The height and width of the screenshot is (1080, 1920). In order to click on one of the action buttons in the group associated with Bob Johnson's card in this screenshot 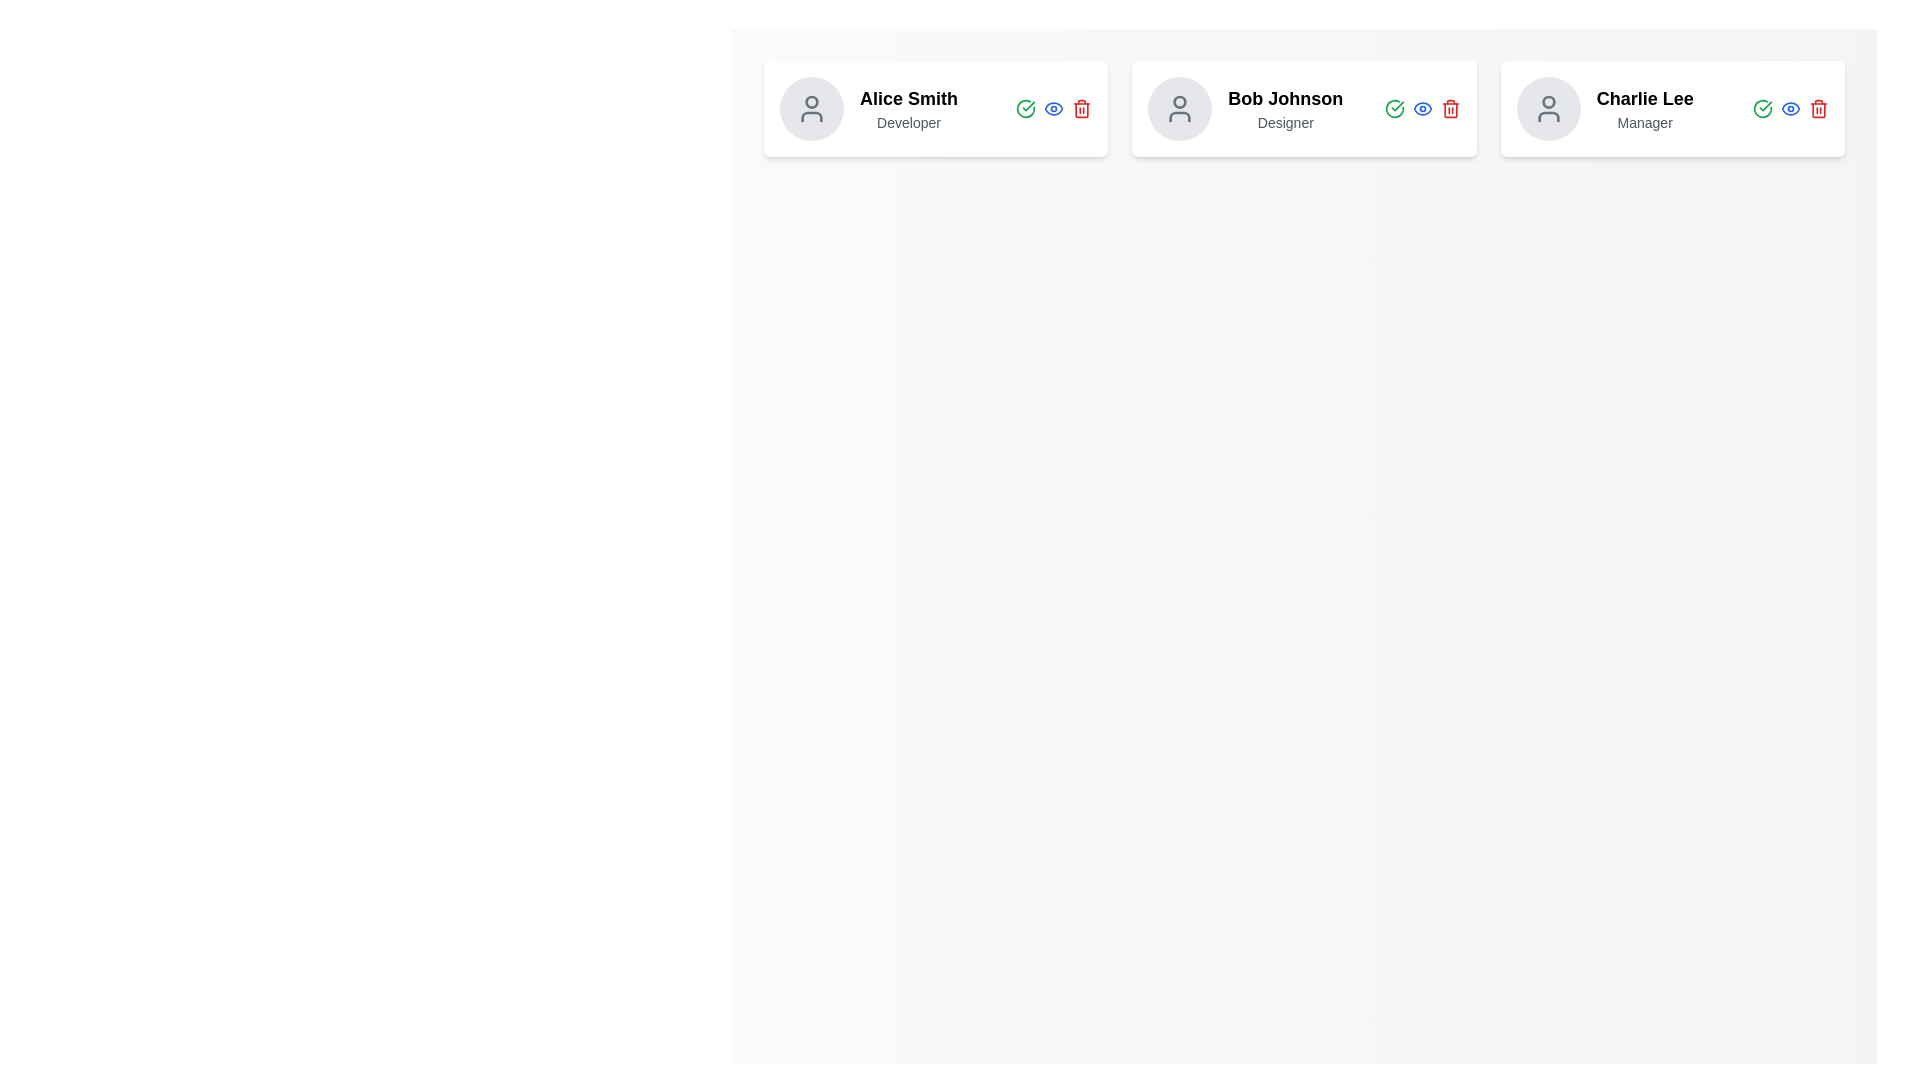, I will do `click(1421, 108)`.